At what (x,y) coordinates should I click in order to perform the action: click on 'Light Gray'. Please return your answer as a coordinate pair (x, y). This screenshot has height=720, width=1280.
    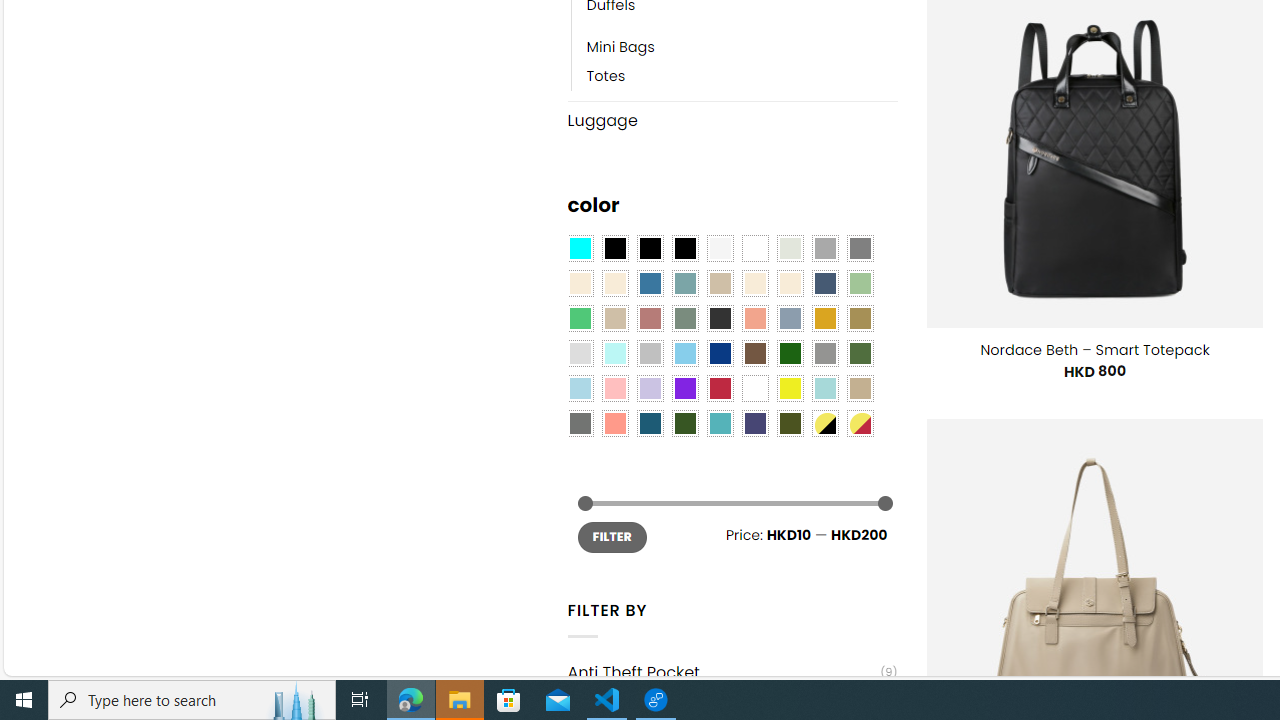
    Looking at the image, I should click on (578, 353).